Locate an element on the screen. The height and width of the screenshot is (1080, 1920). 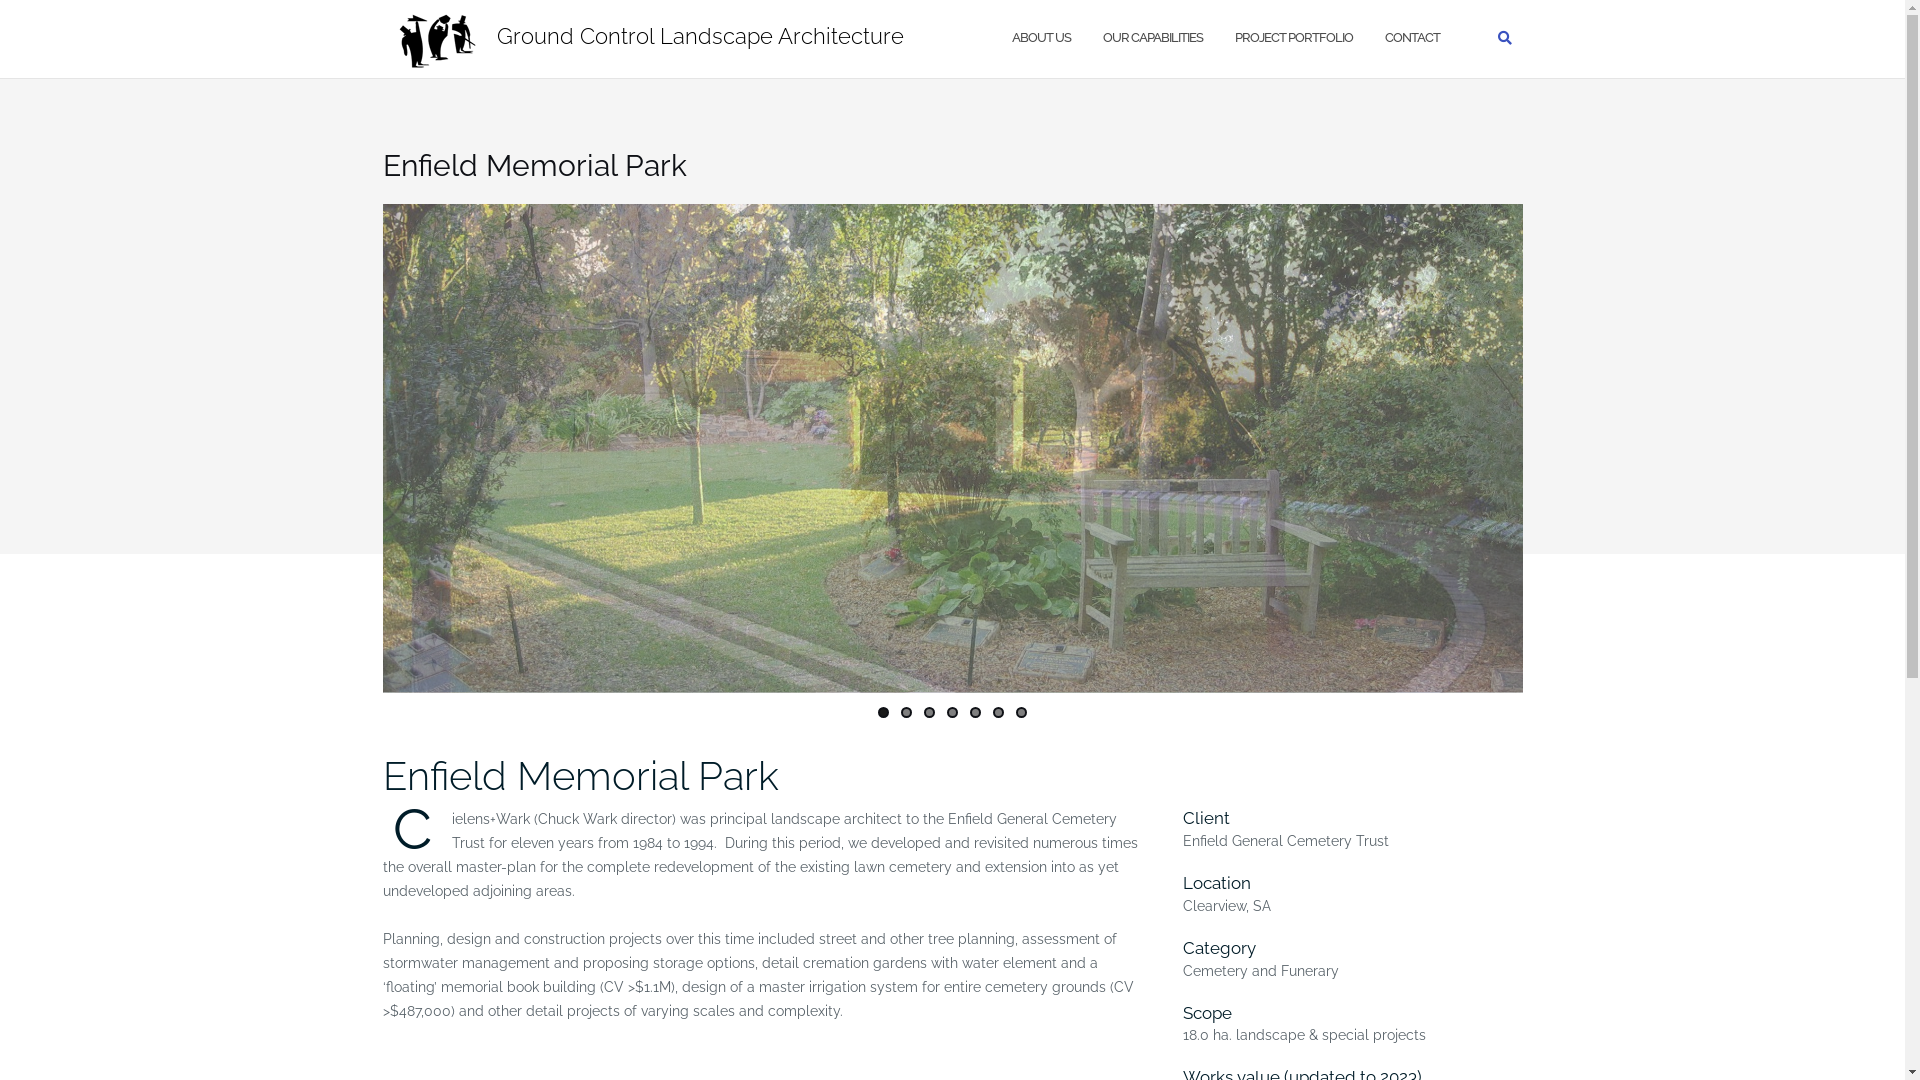
'5' is located at coordinates (975, 711).